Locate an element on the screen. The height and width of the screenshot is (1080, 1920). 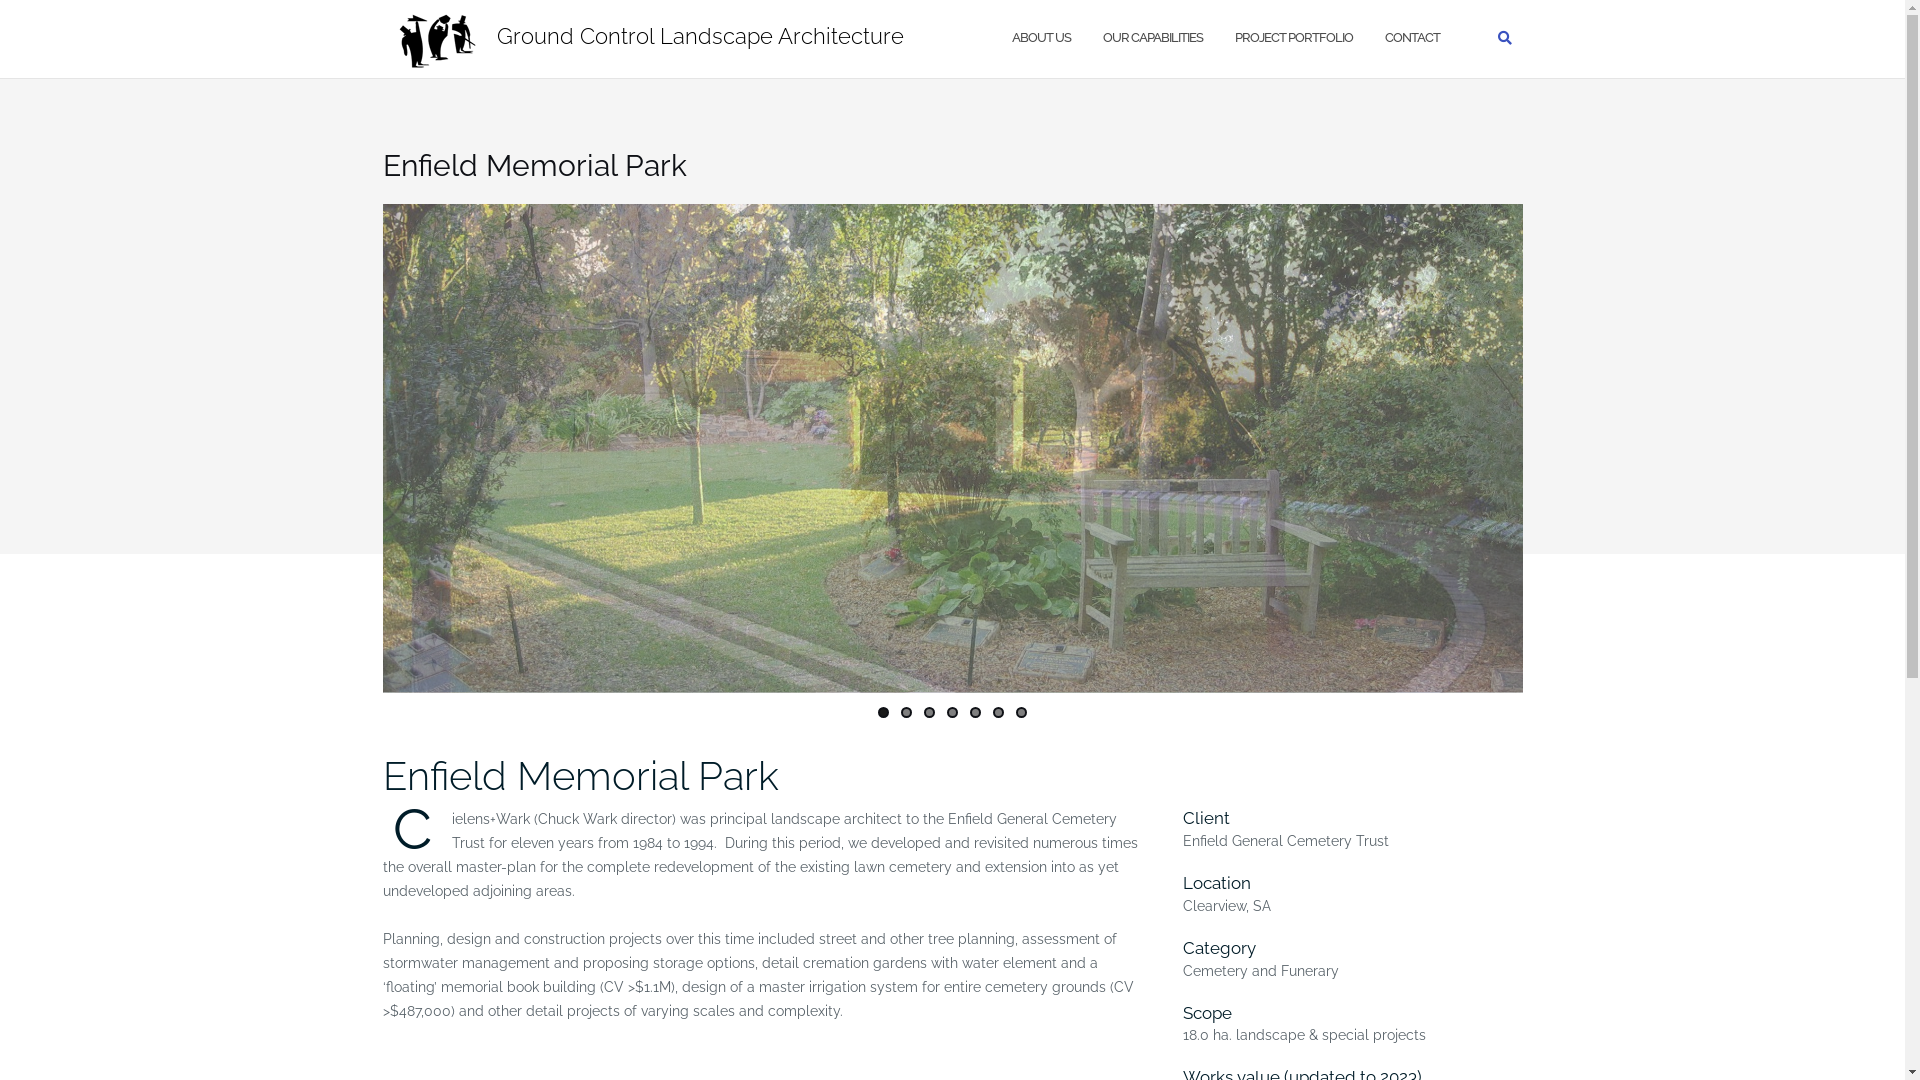
'5' is located at coordinates (975, 711).